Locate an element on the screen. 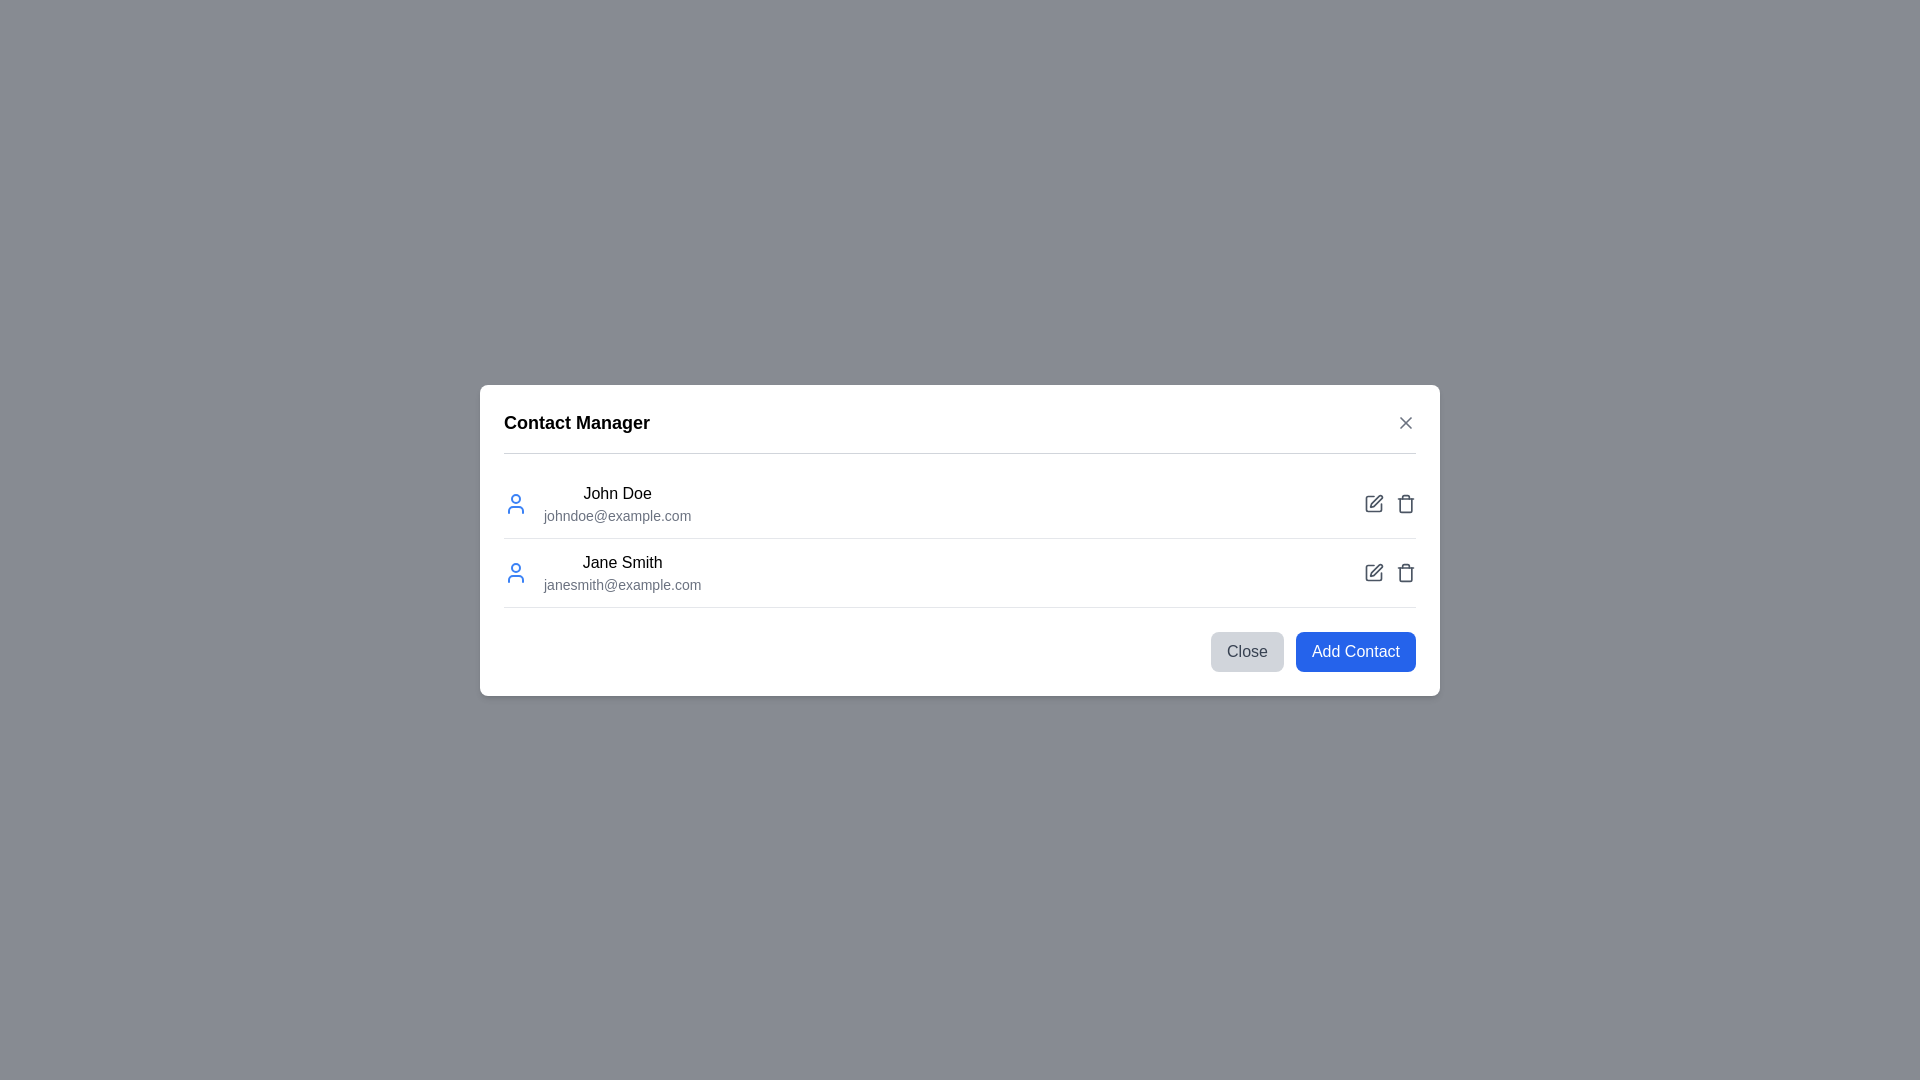 The image size is (1920, 1080). the delete icon in the grouped interactive icons for the contact entry 'Jane Smith' is located at coordinates (1389, 571).